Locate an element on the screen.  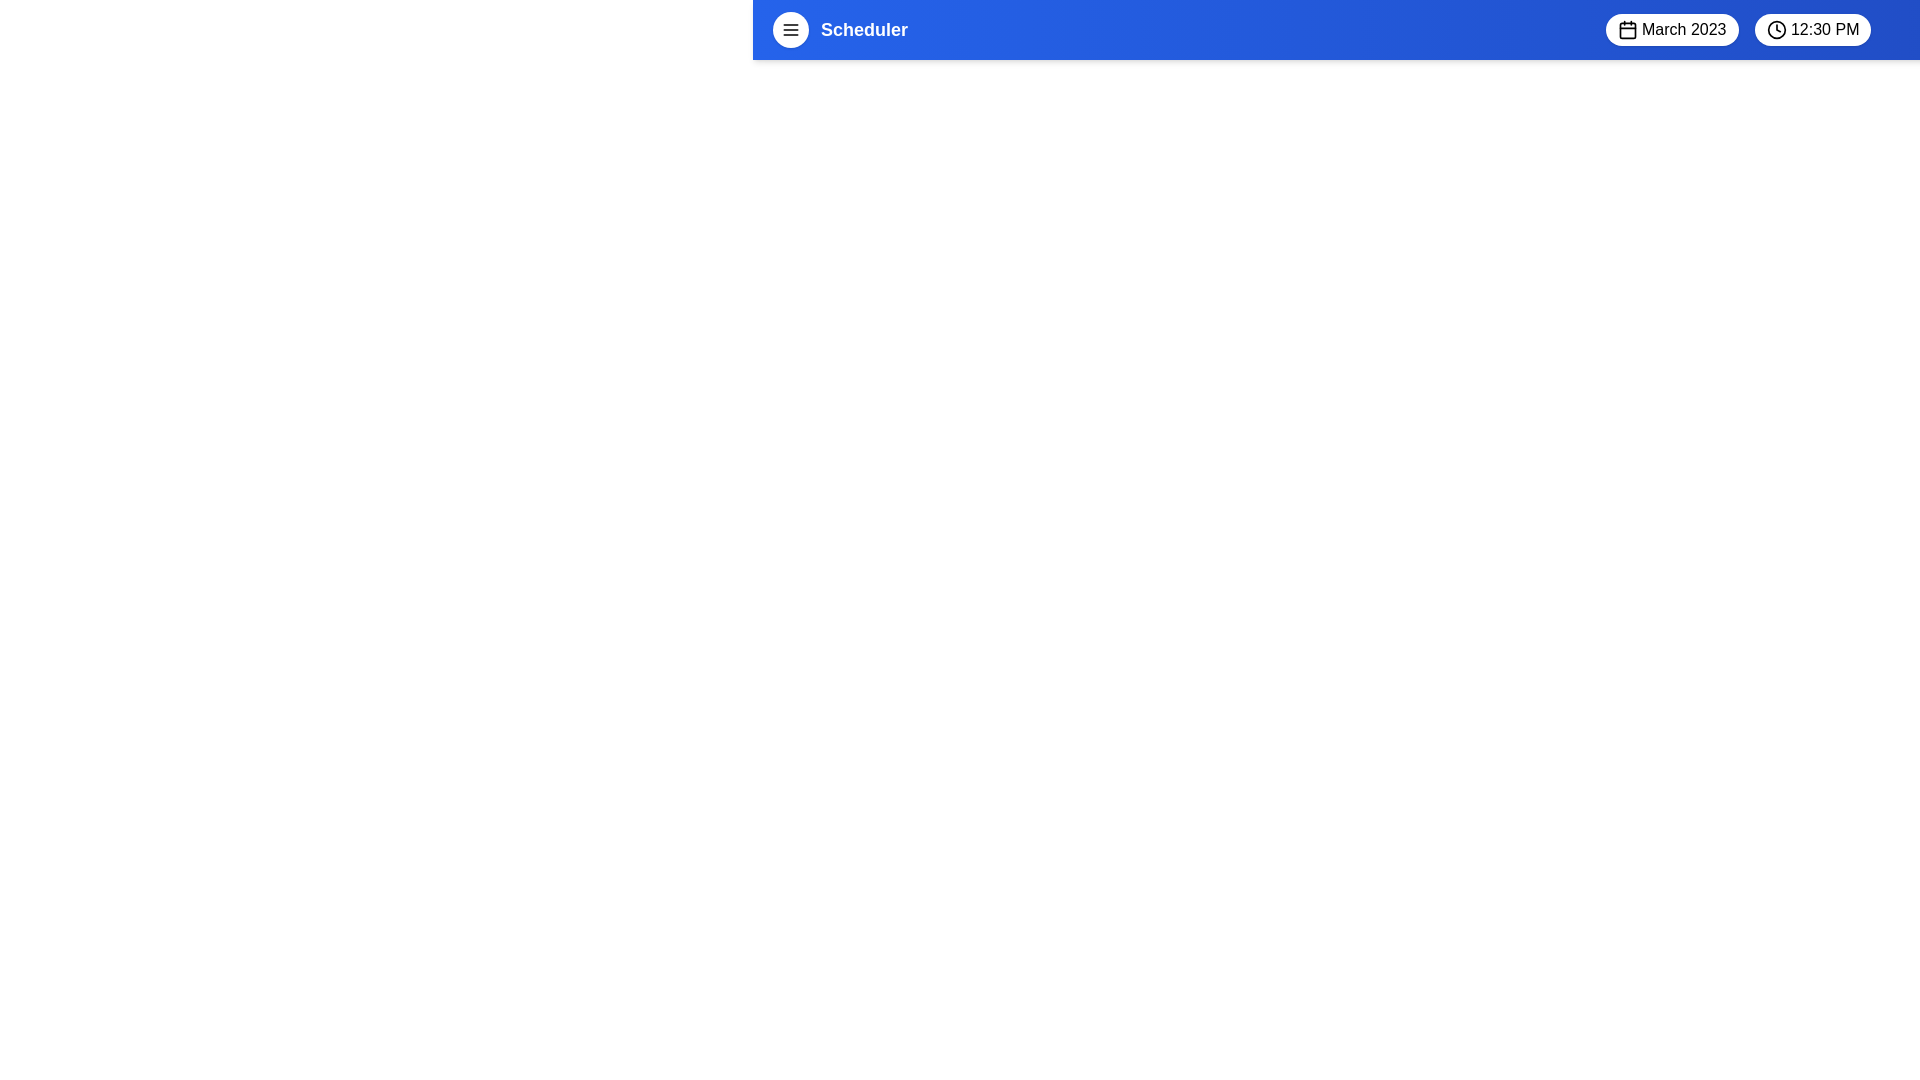
the element displaying the current time to retrieve its value is located at coordinates (1811, 30).